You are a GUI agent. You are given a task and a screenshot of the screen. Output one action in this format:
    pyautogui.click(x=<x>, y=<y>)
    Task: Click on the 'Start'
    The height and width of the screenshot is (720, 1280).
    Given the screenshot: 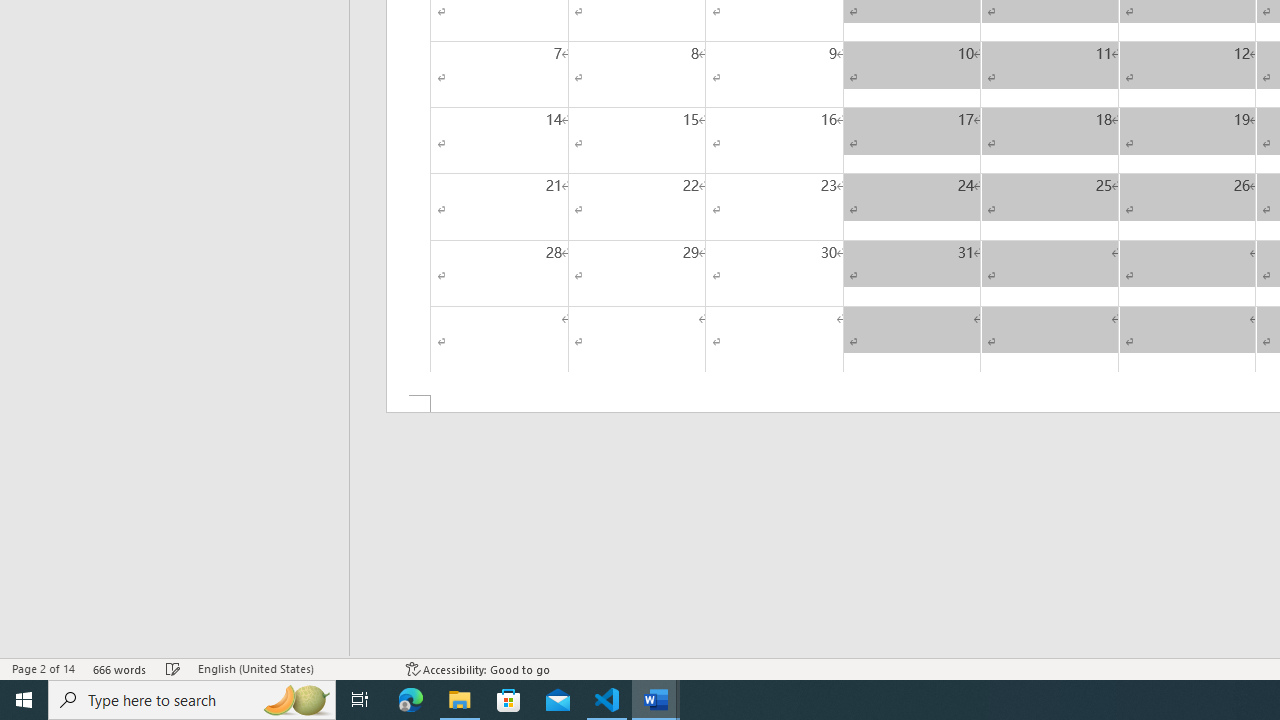 What is the action you would take?
    pyautogui.click(x=24, y=698)
    